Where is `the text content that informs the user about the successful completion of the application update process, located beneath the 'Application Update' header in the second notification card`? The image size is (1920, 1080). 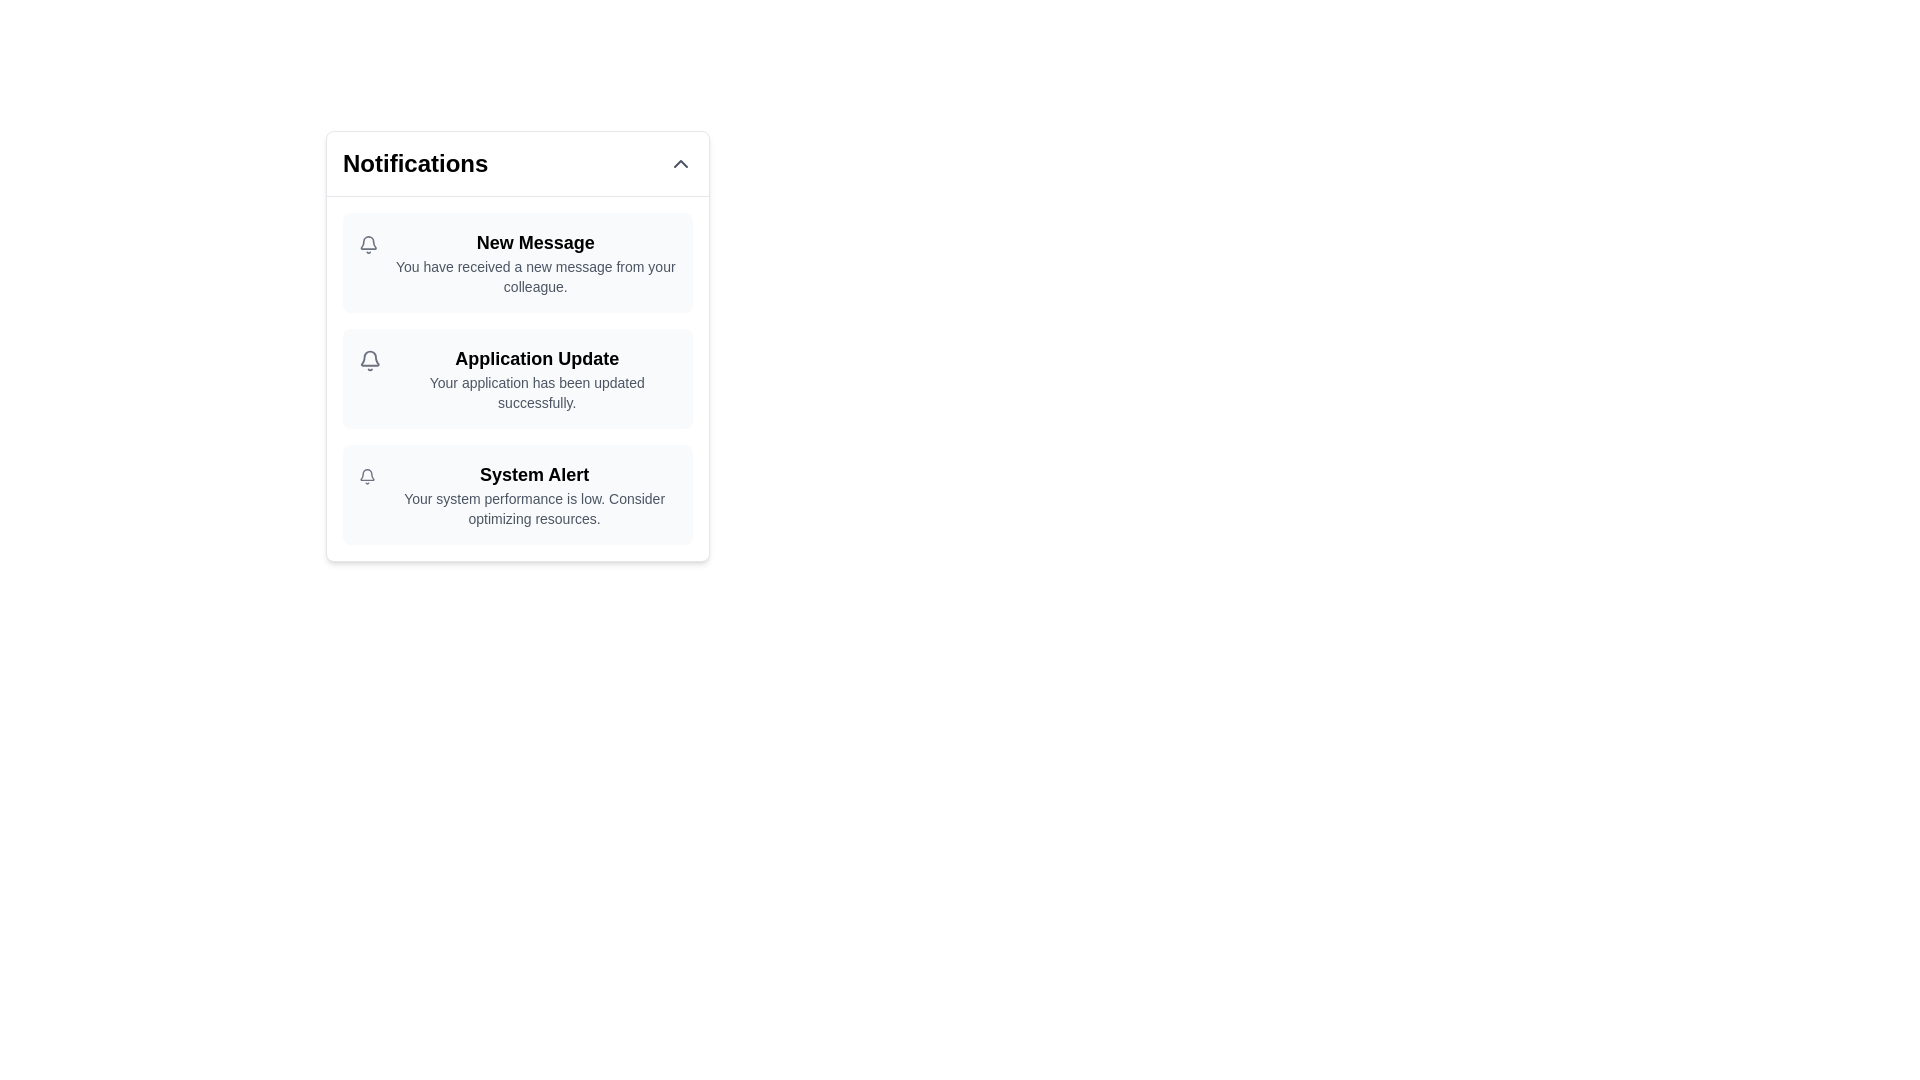 the text content that informs the user about the successful completion of the application update process, located beneath the 'Application Update' header in the second notification card is located at coordinates (537, 393).